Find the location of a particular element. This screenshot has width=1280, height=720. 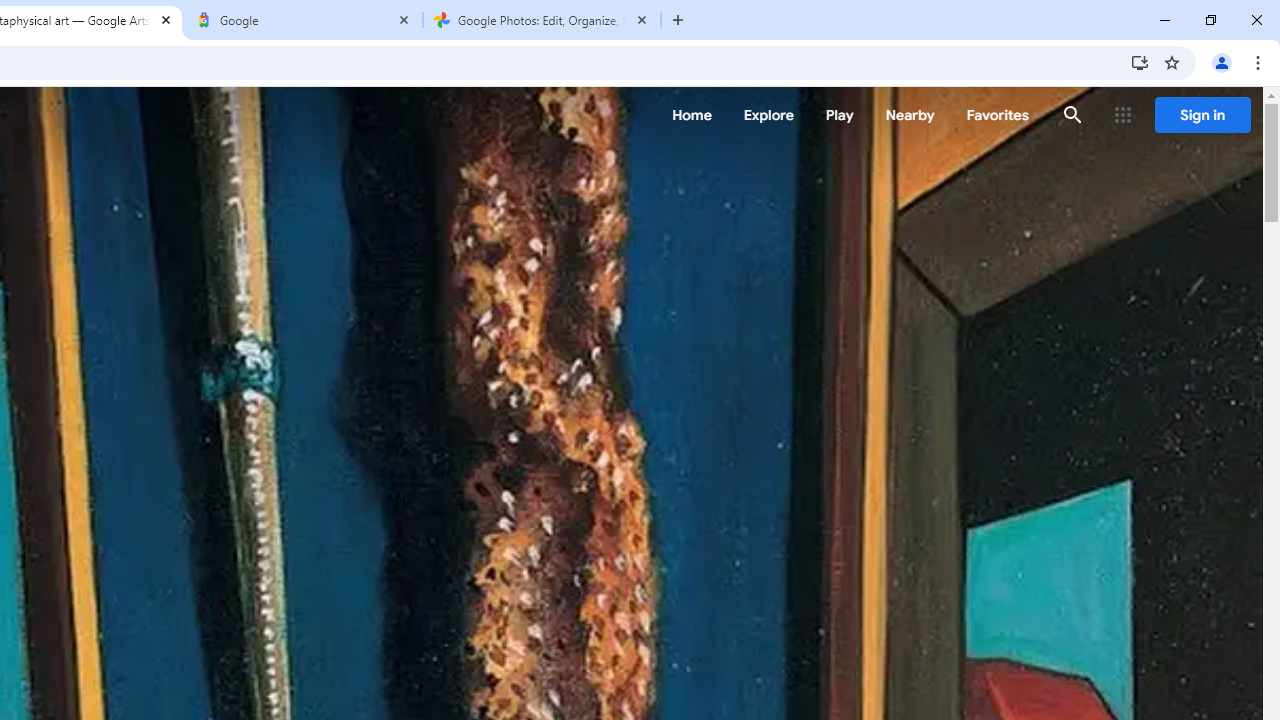

'Favorites' is located at coordinates (997, 115).